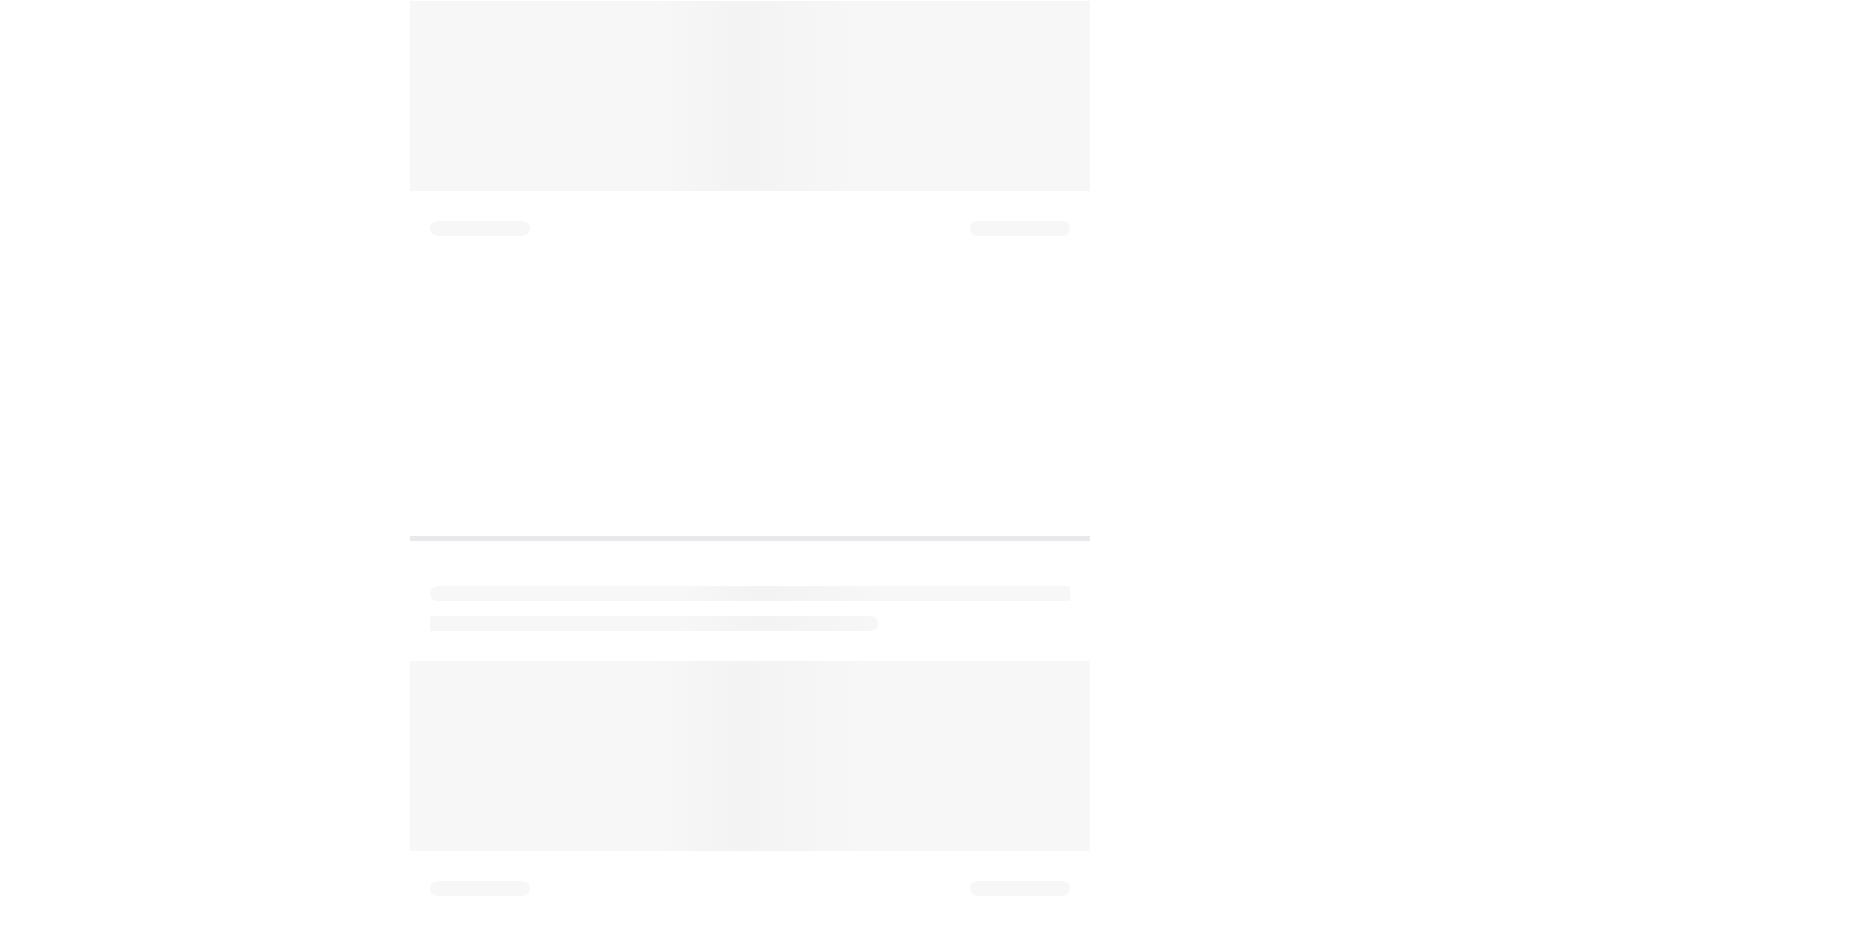  Describe the element at coordinates (432, 84) in the screenshot. I see `'1'` at that location.